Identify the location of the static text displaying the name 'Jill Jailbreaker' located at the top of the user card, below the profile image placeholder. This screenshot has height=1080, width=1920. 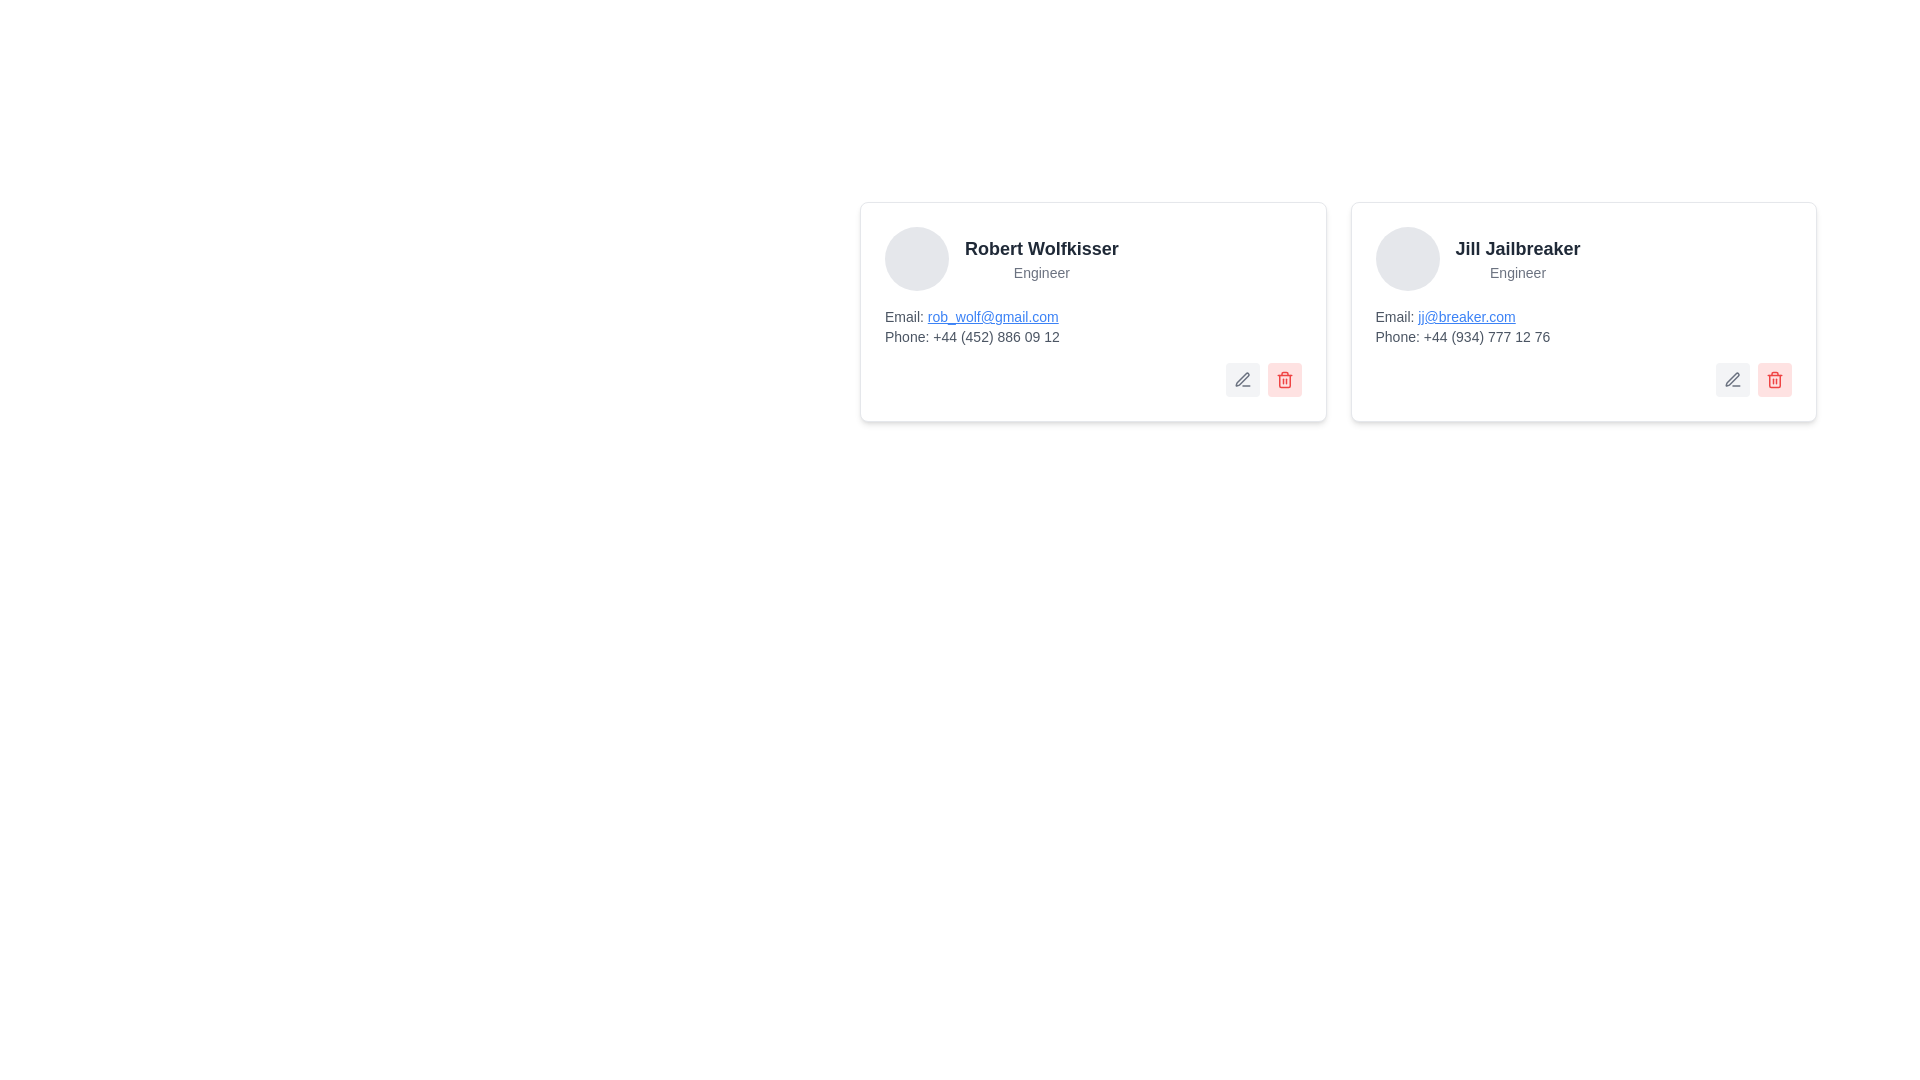
(1518, 248).